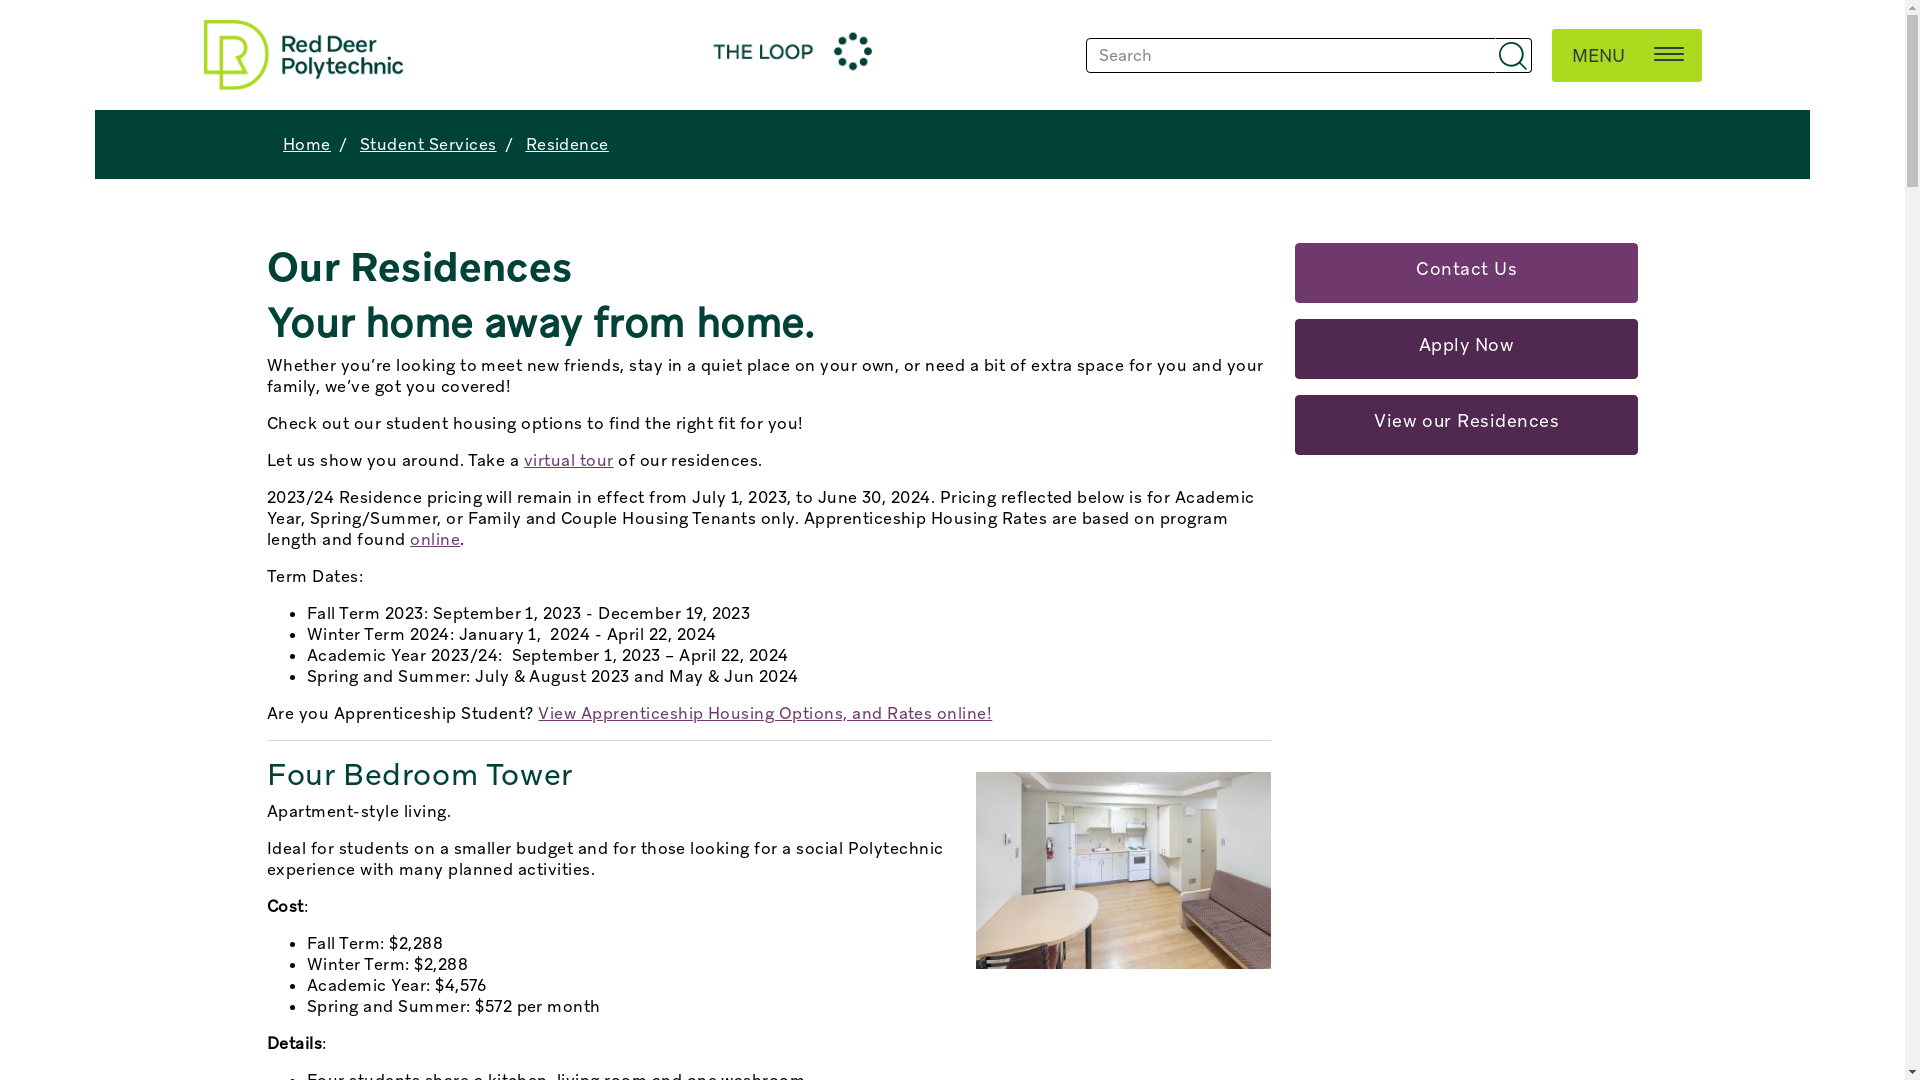 The width and height of the screenshot is (1920, 1080). What do you see at coordinates (1513, 54) in the screenshot?
I see `' '` at bounding box center [1513, 54].